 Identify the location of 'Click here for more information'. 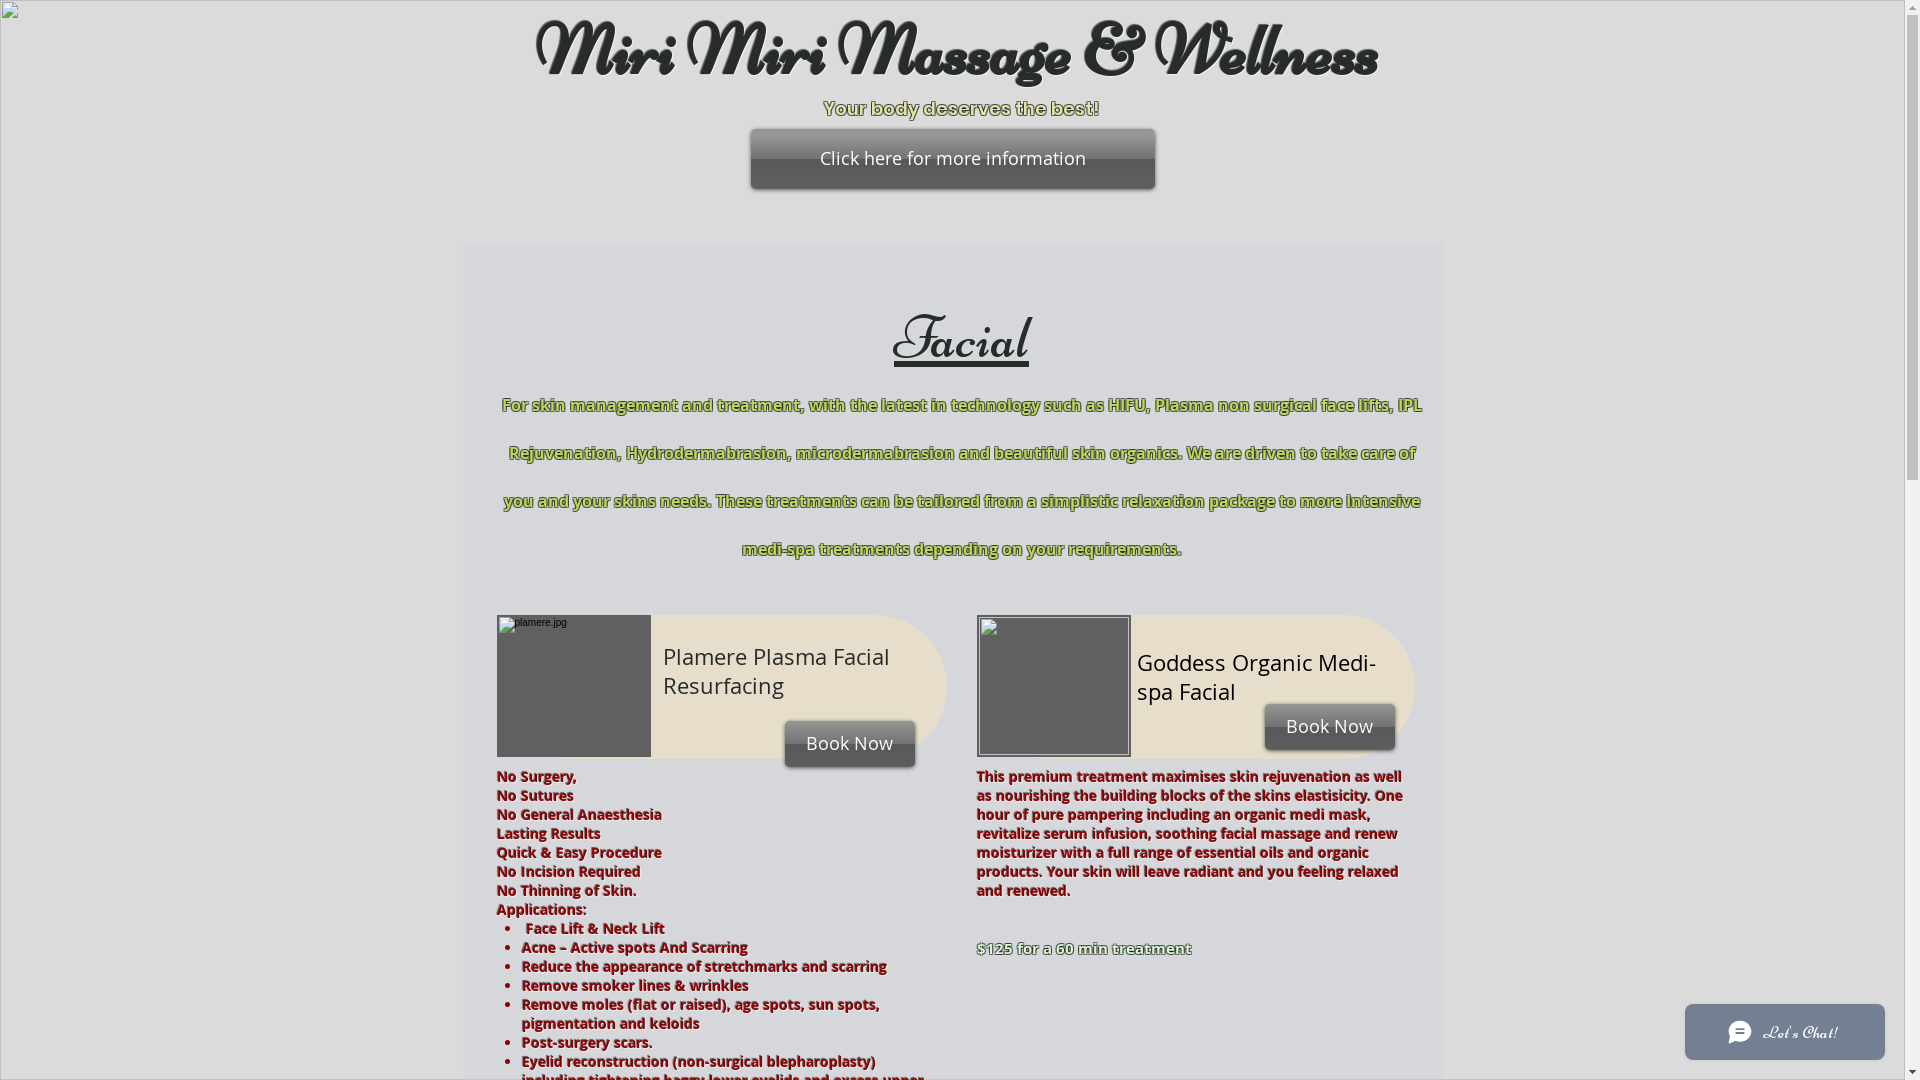
(748, 157).